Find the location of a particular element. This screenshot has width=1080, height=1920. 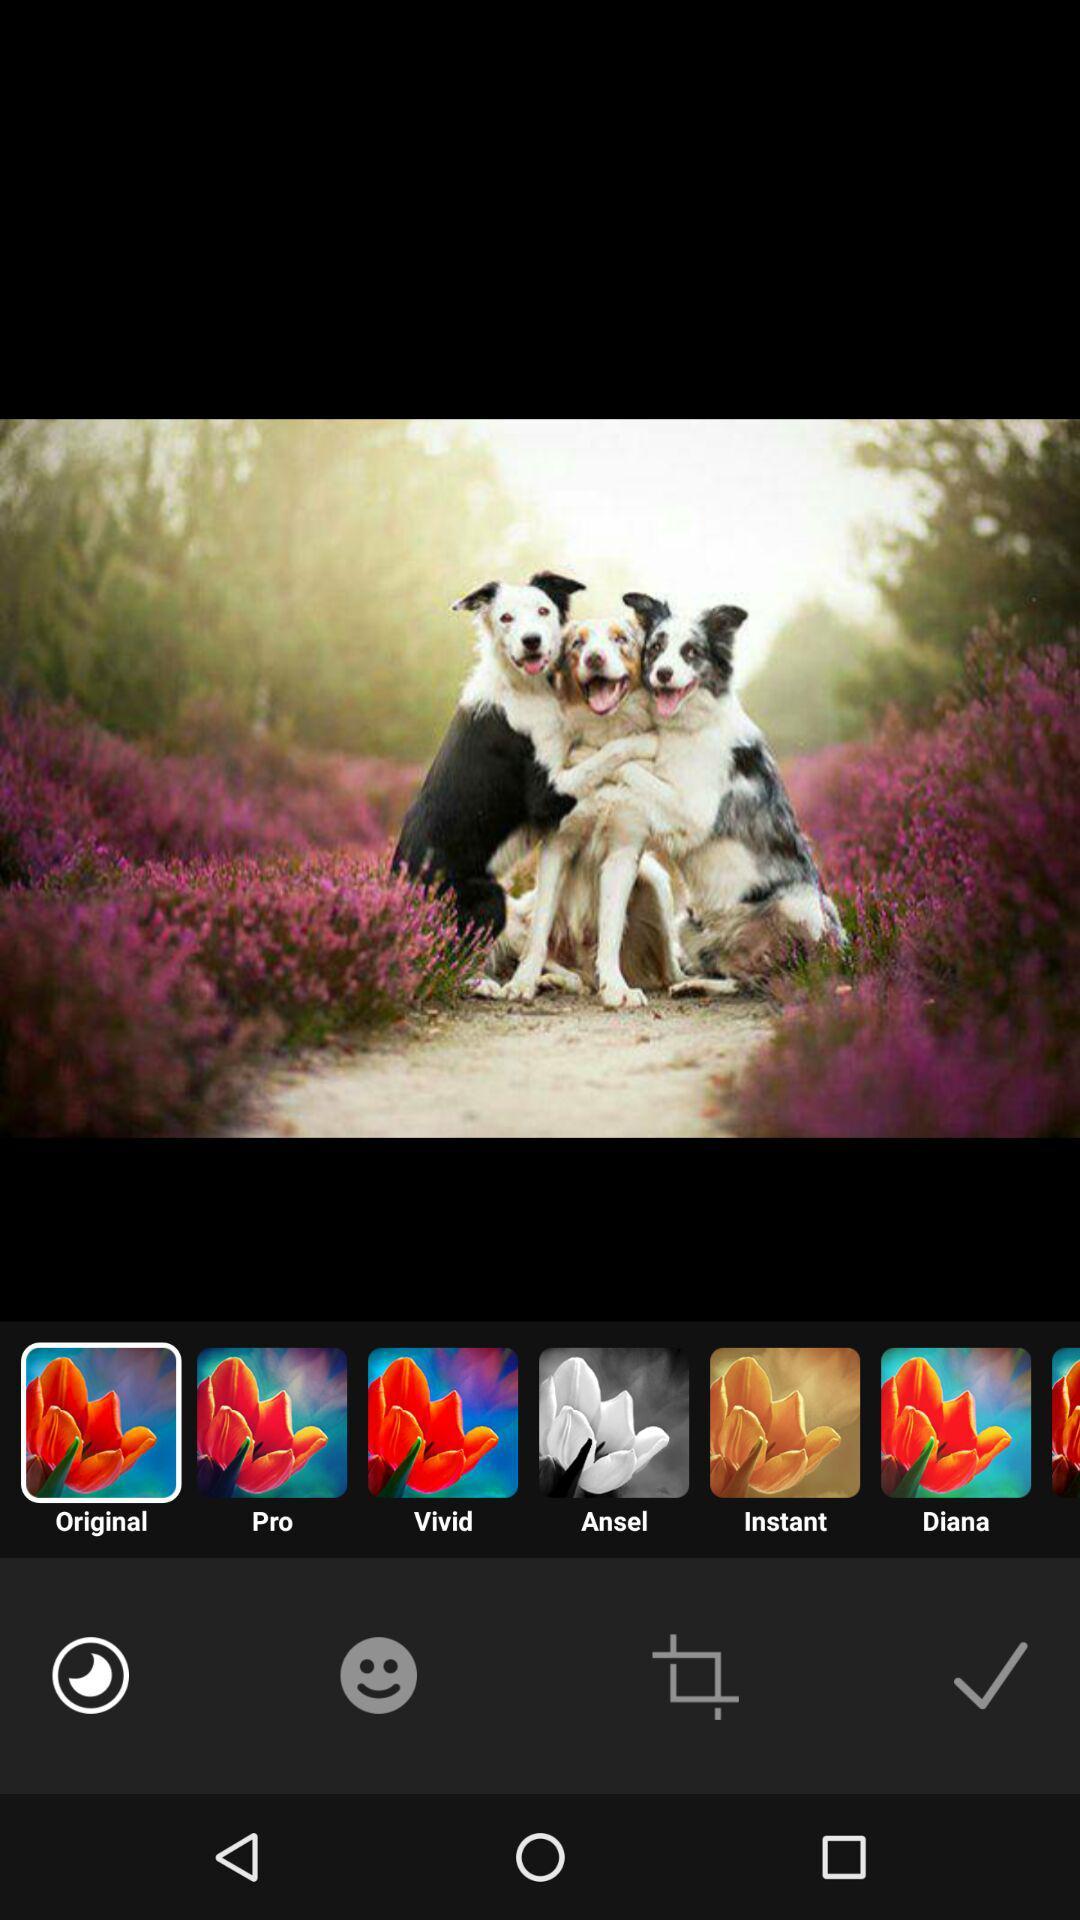

emoticon is located at coordinates (378, 1675).